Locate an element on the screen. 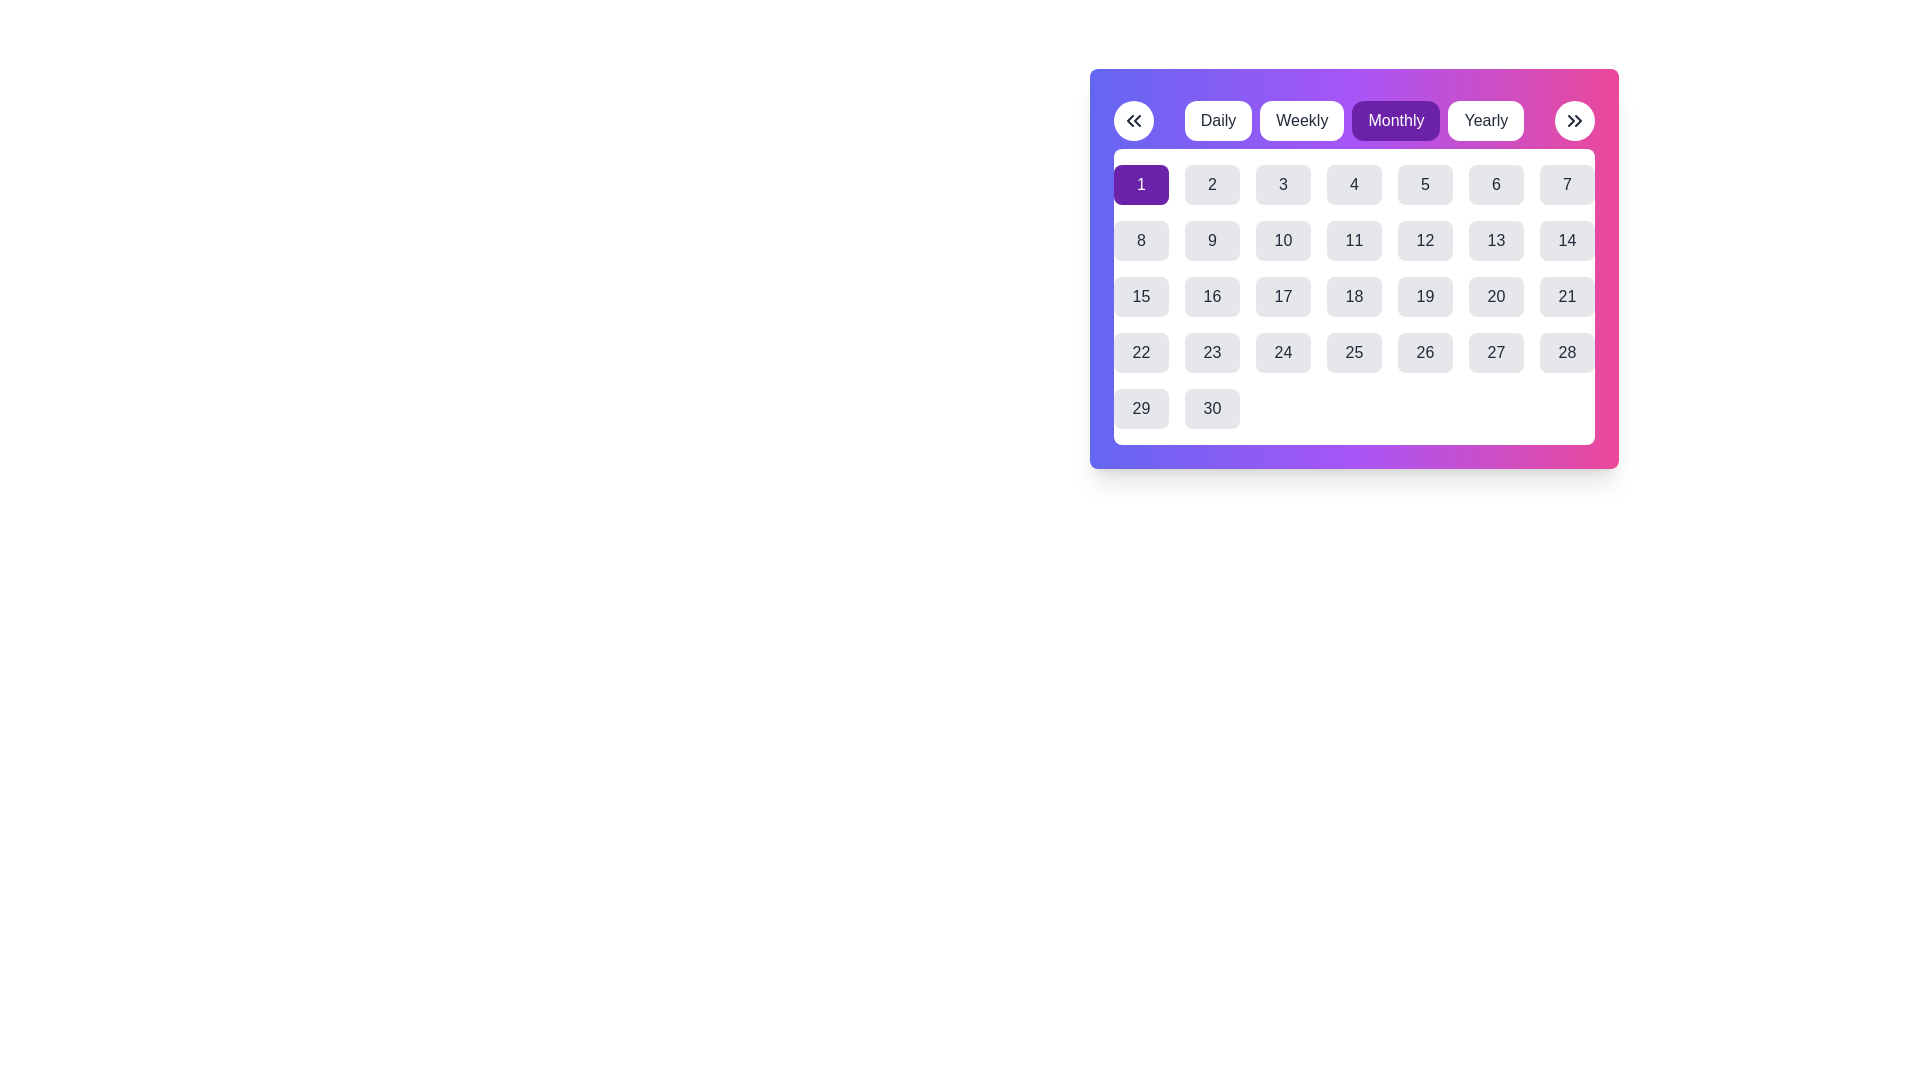 This screenshot has width=1920, height=1080. the 'Weekly' button, which is a rectangular button with a white background and grey text, to switch to the weekly view is located at coordinates (1302, 120).